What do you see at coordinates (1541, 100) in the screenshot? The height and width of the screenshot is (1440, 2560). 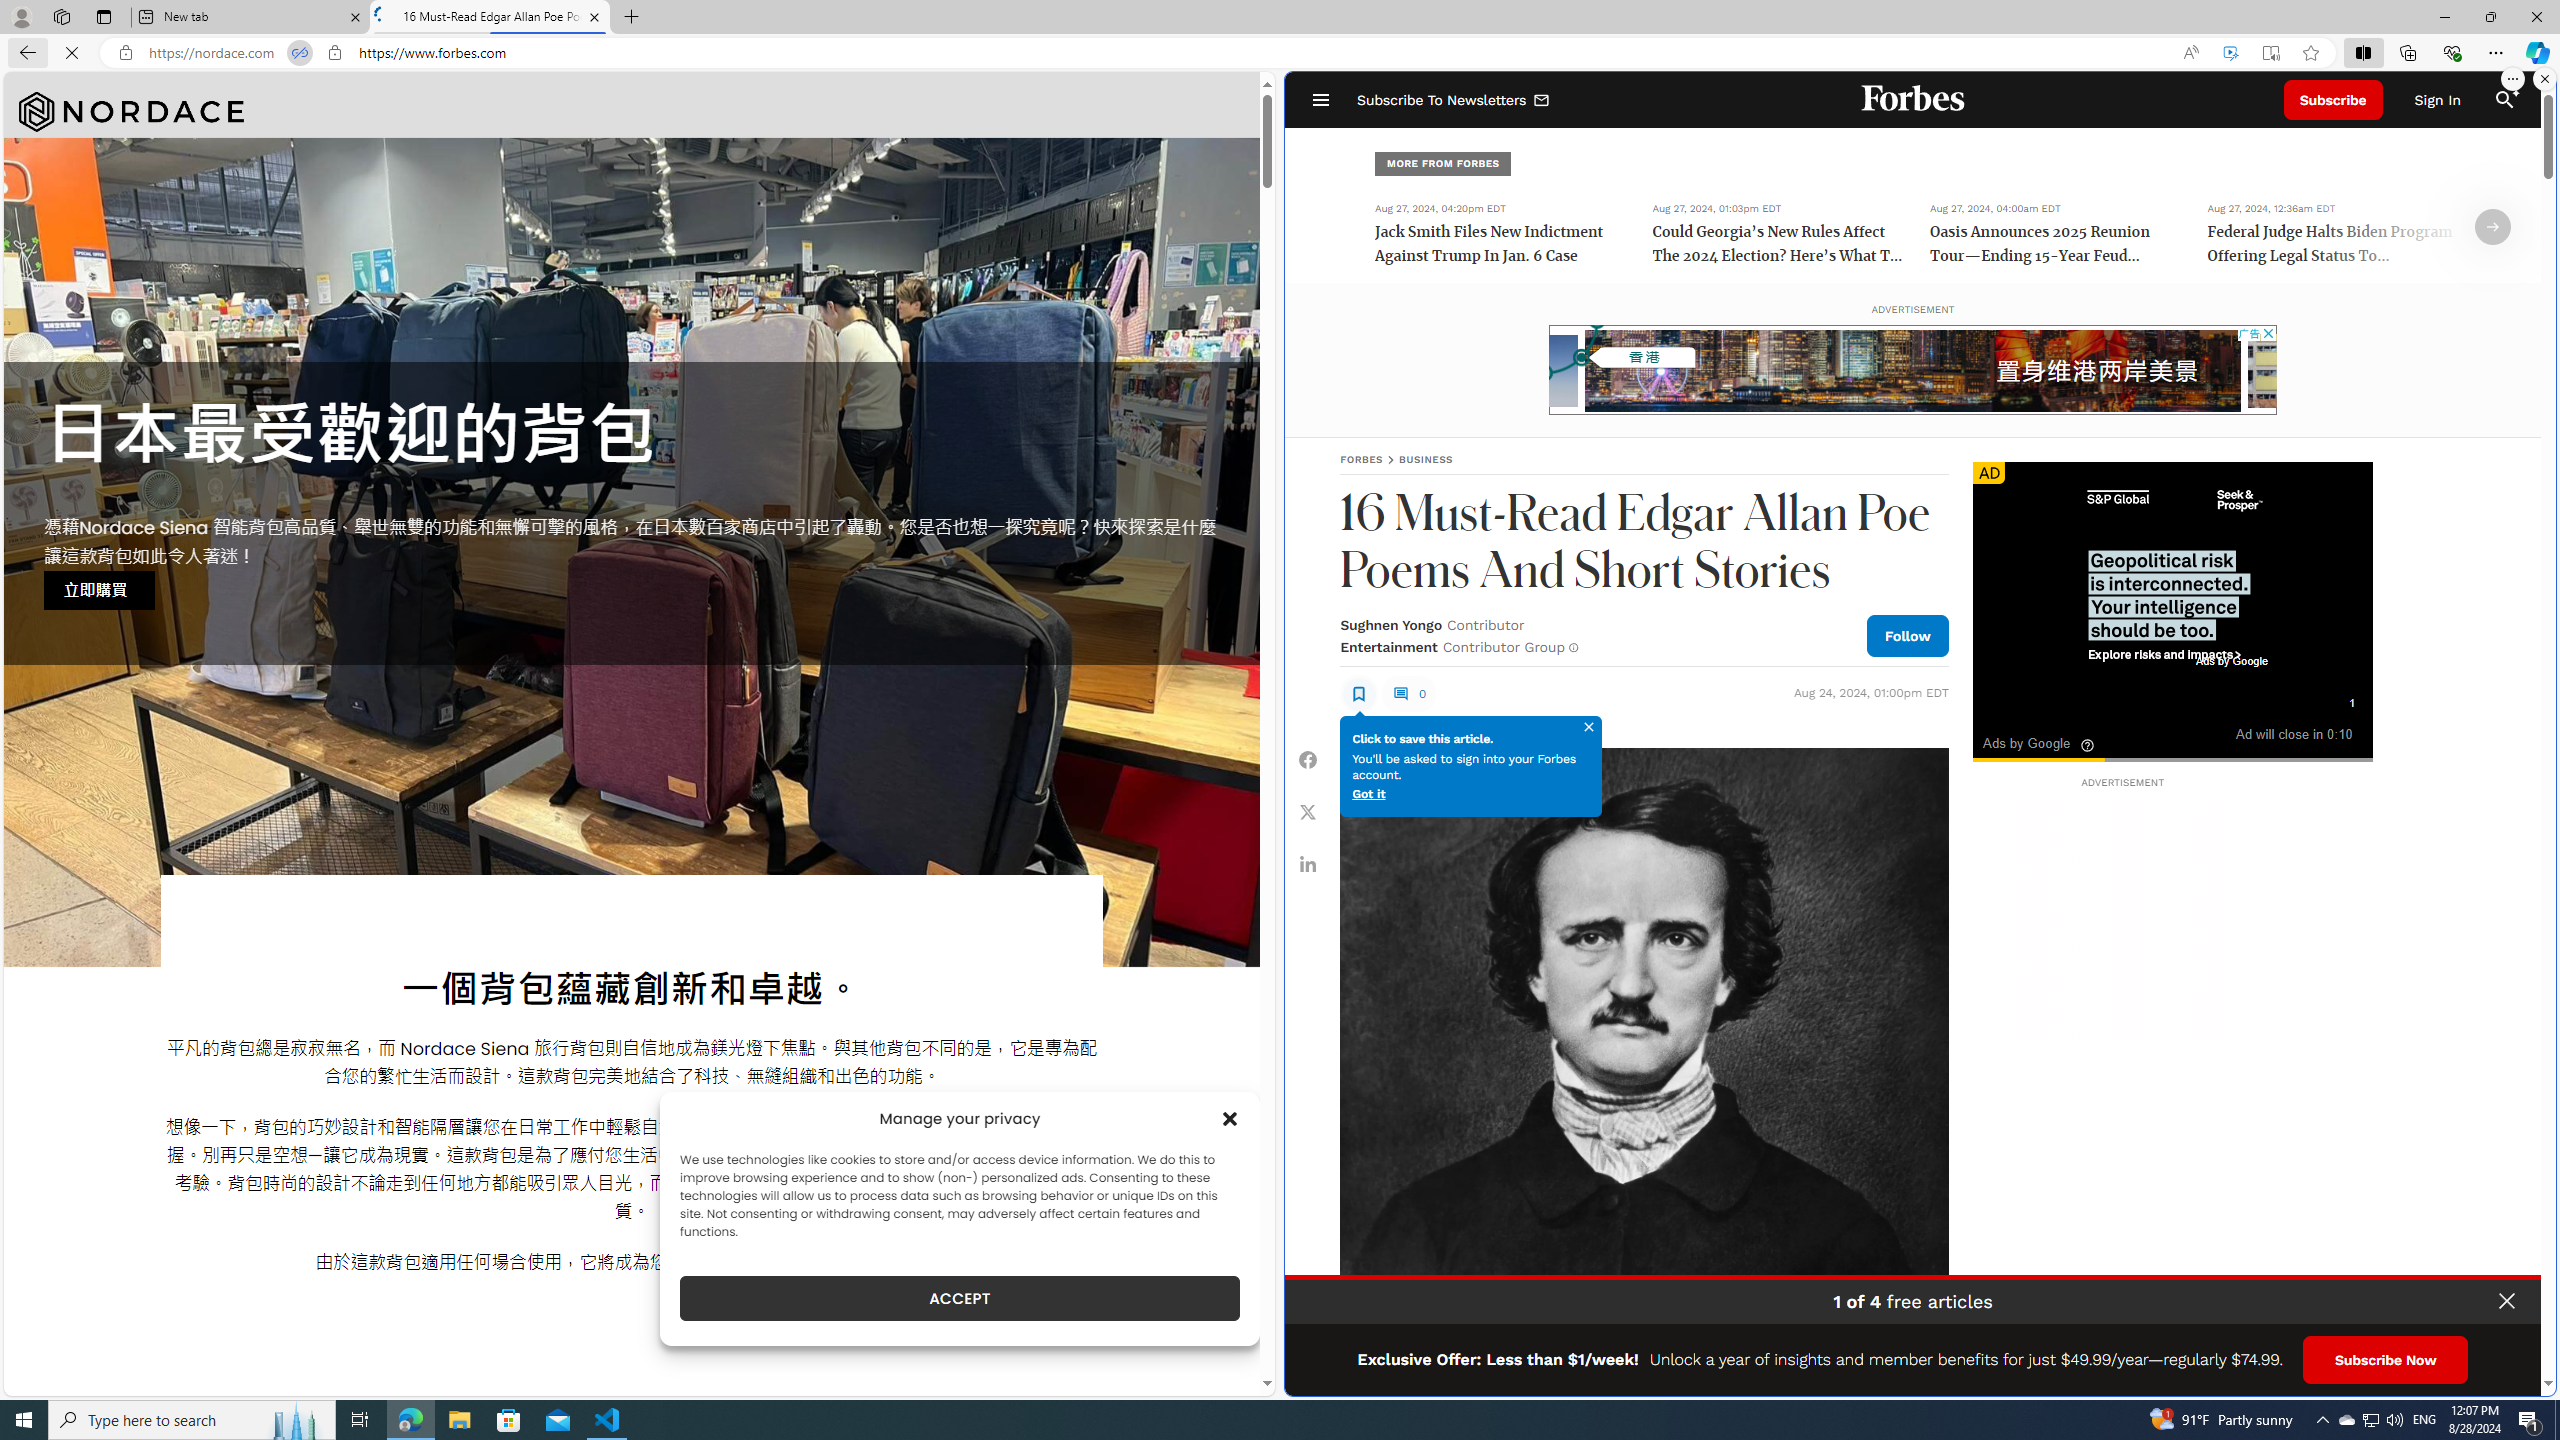 I see `'Class: envelope_svg__fs-icon envelope_svg__fs-icon--envelope'` at bounding box center [1541, 100].